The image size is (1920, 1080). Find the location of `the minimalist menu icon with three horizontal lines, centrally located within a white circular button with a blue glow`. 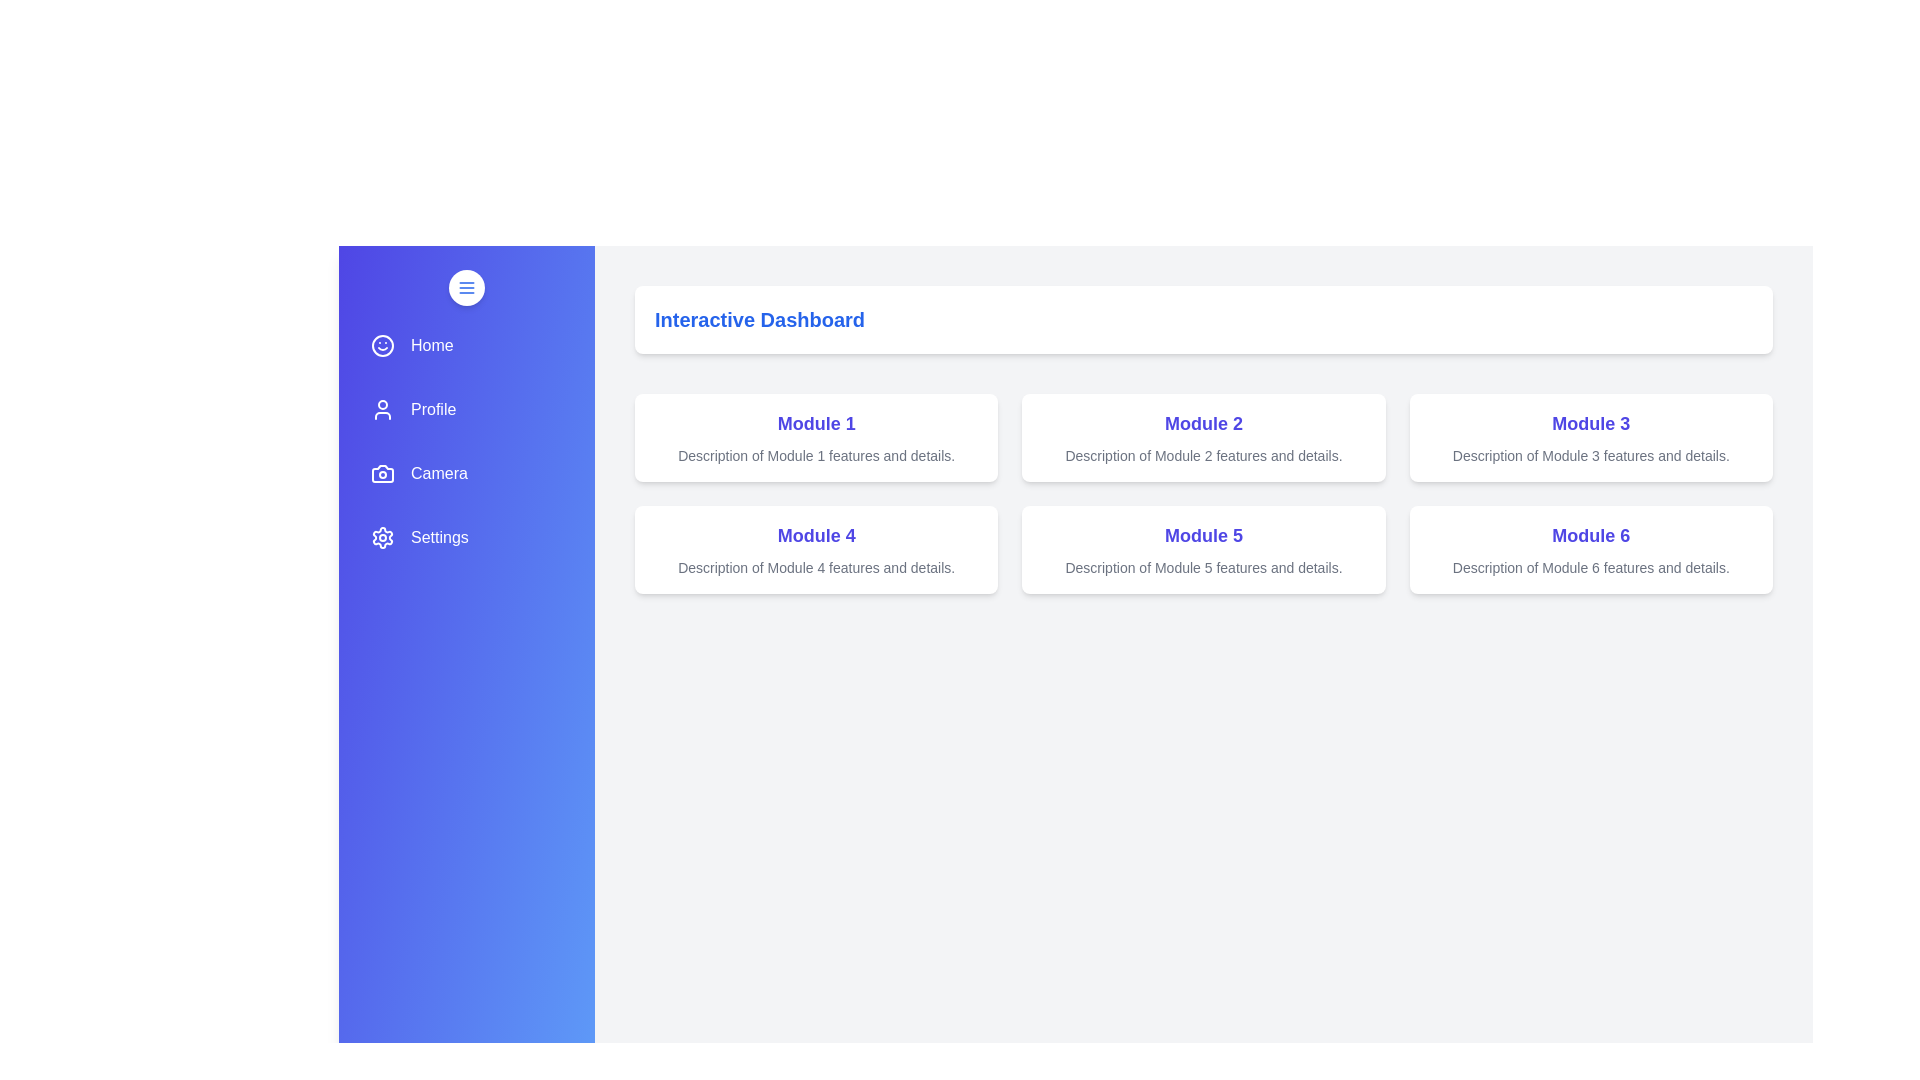

the minimalist menu icon with three horizontal lines, centrally located within a white circular button with a blue glow is located at coordinates (465, 288).